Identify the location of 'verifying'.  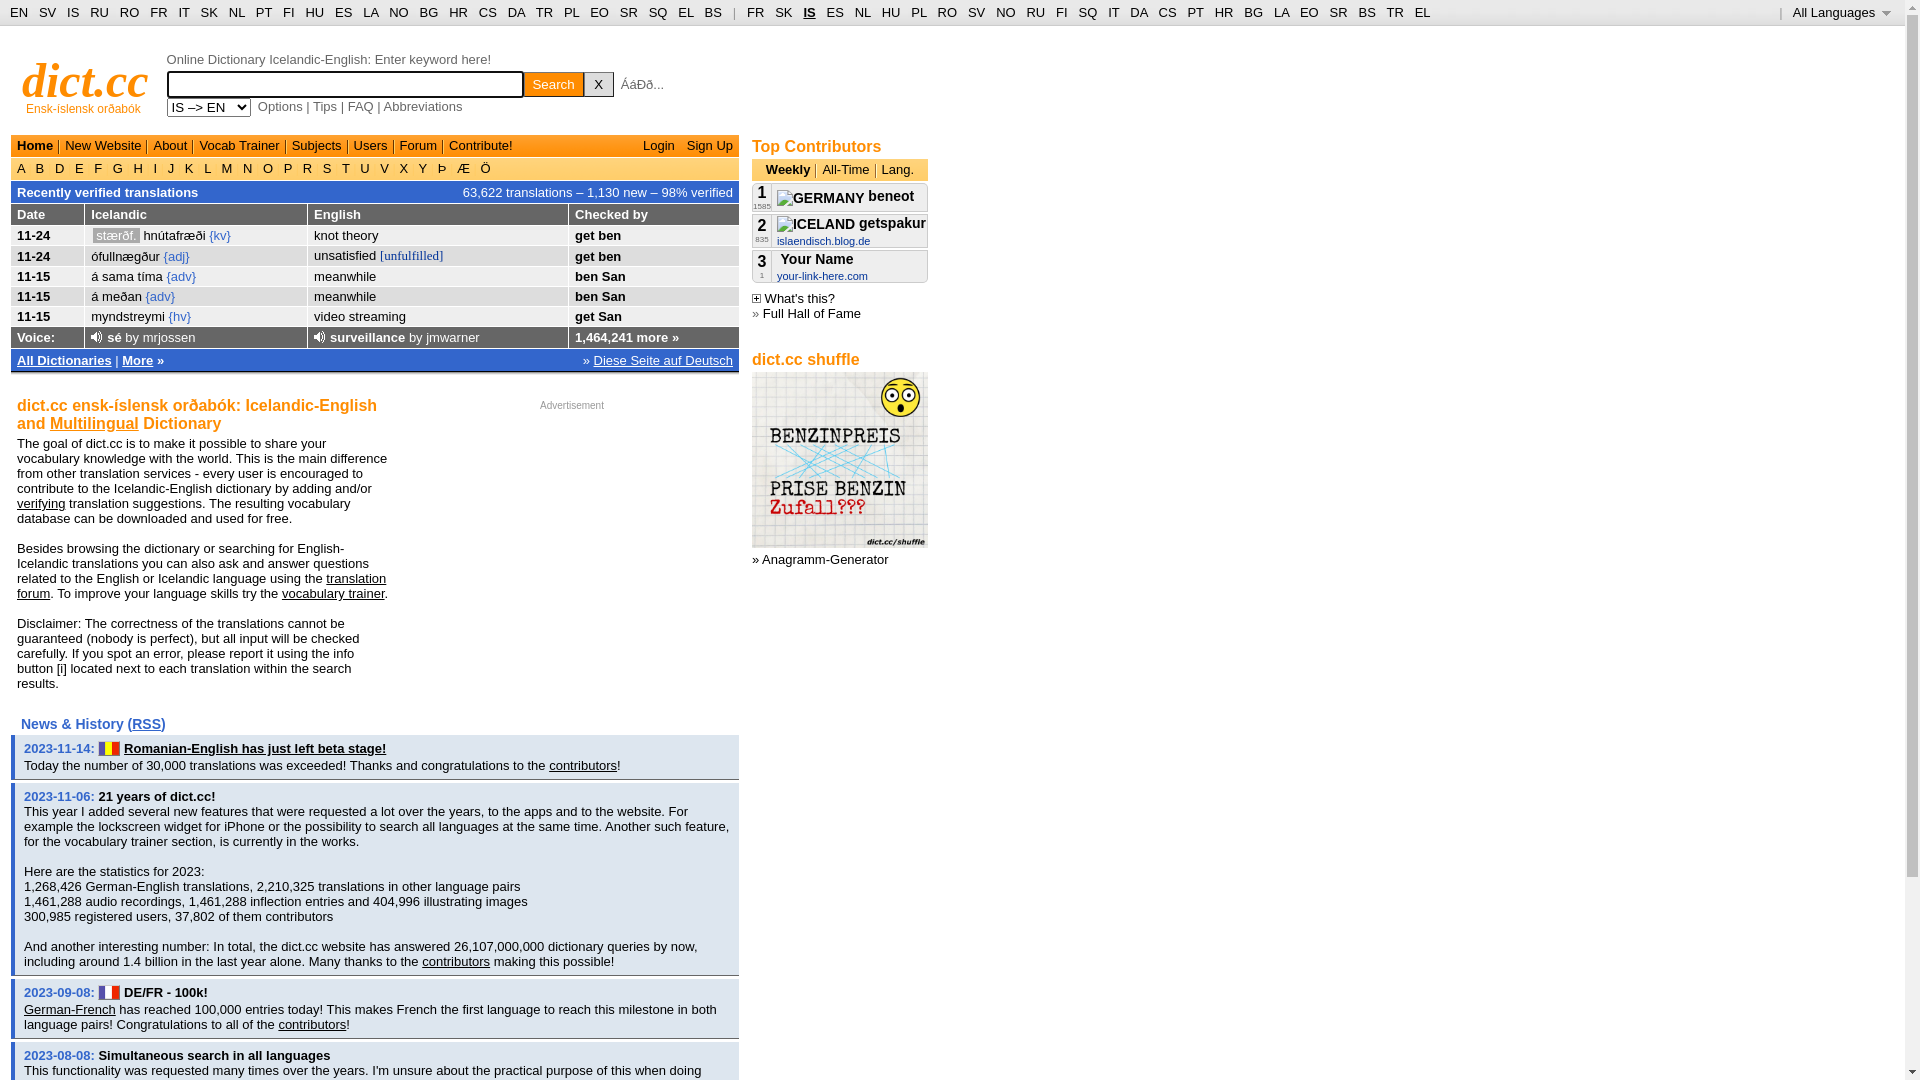
(17, 502).